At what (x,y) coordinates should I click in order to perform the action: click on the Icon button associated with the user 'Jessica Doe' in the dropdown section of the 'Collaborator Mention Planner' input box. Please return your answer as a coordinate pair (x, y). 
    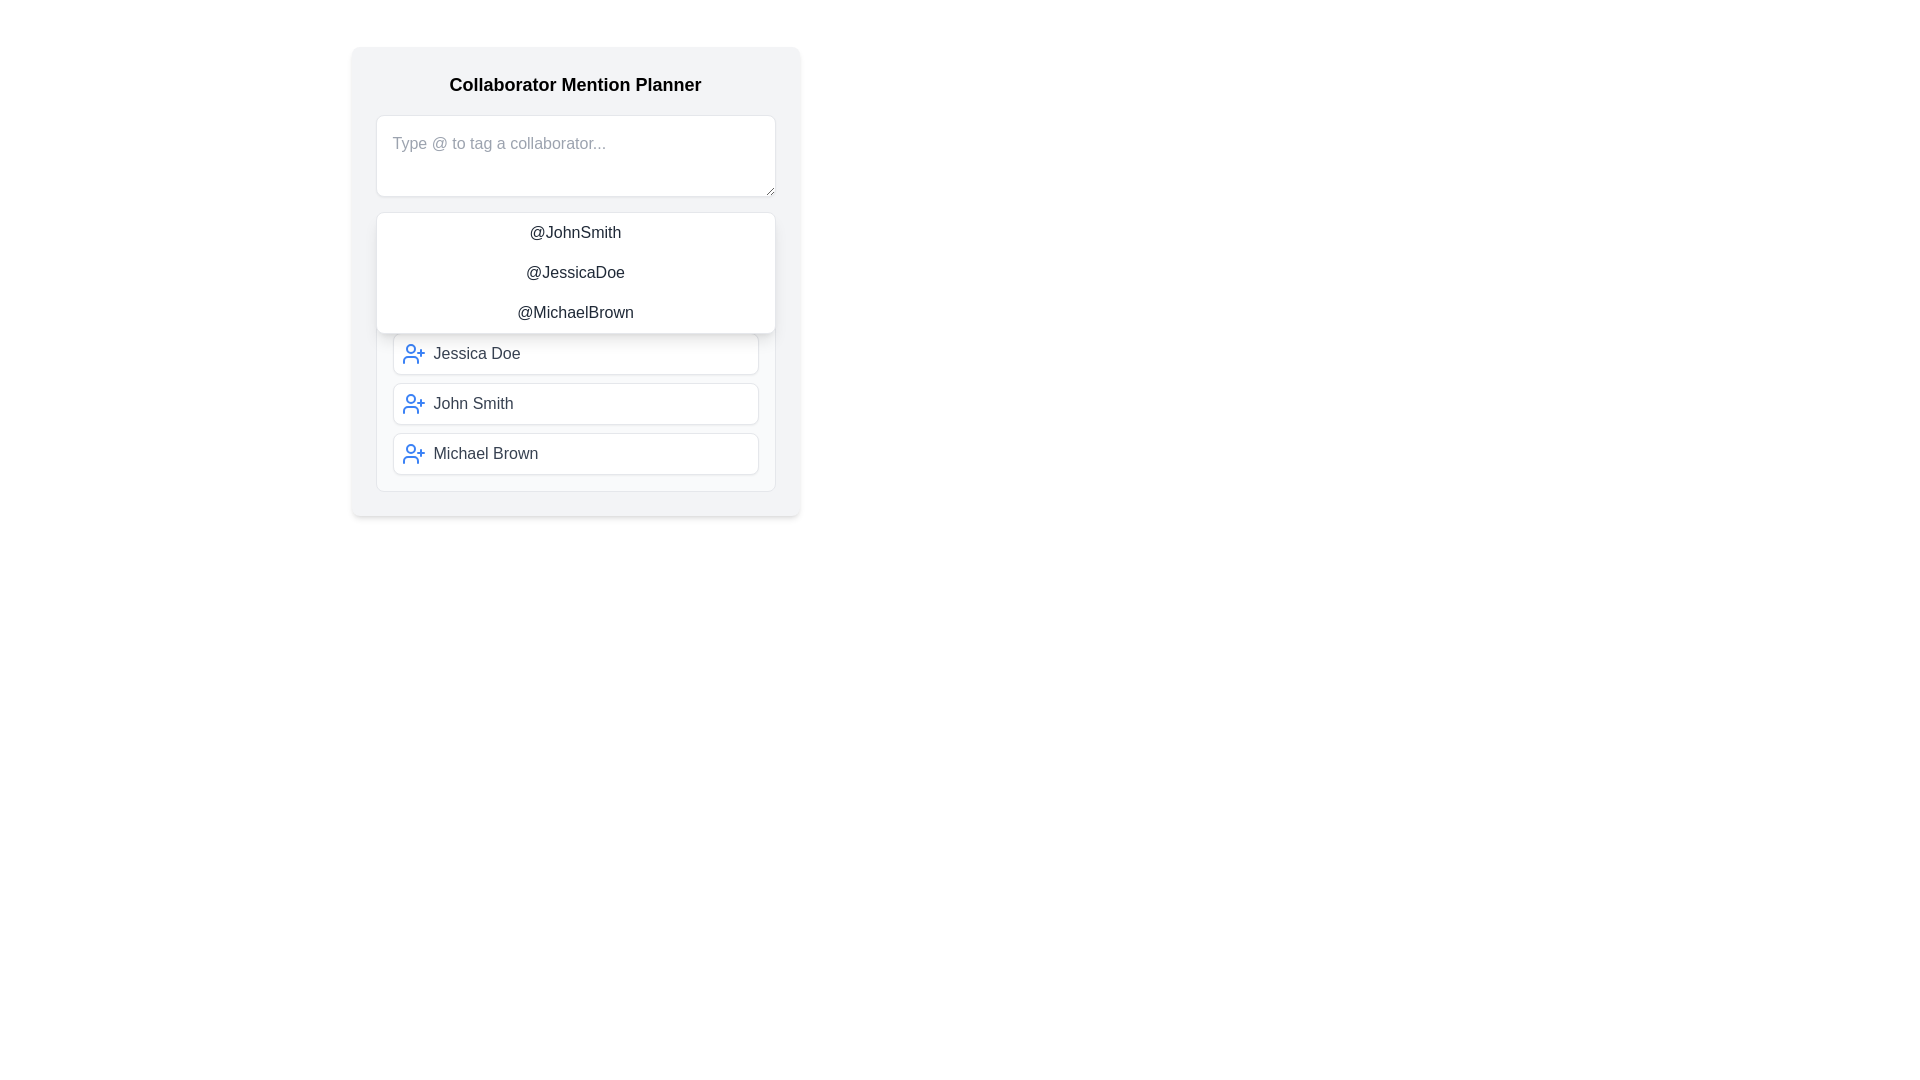
    Looking at the image, I should click on (412, 353).